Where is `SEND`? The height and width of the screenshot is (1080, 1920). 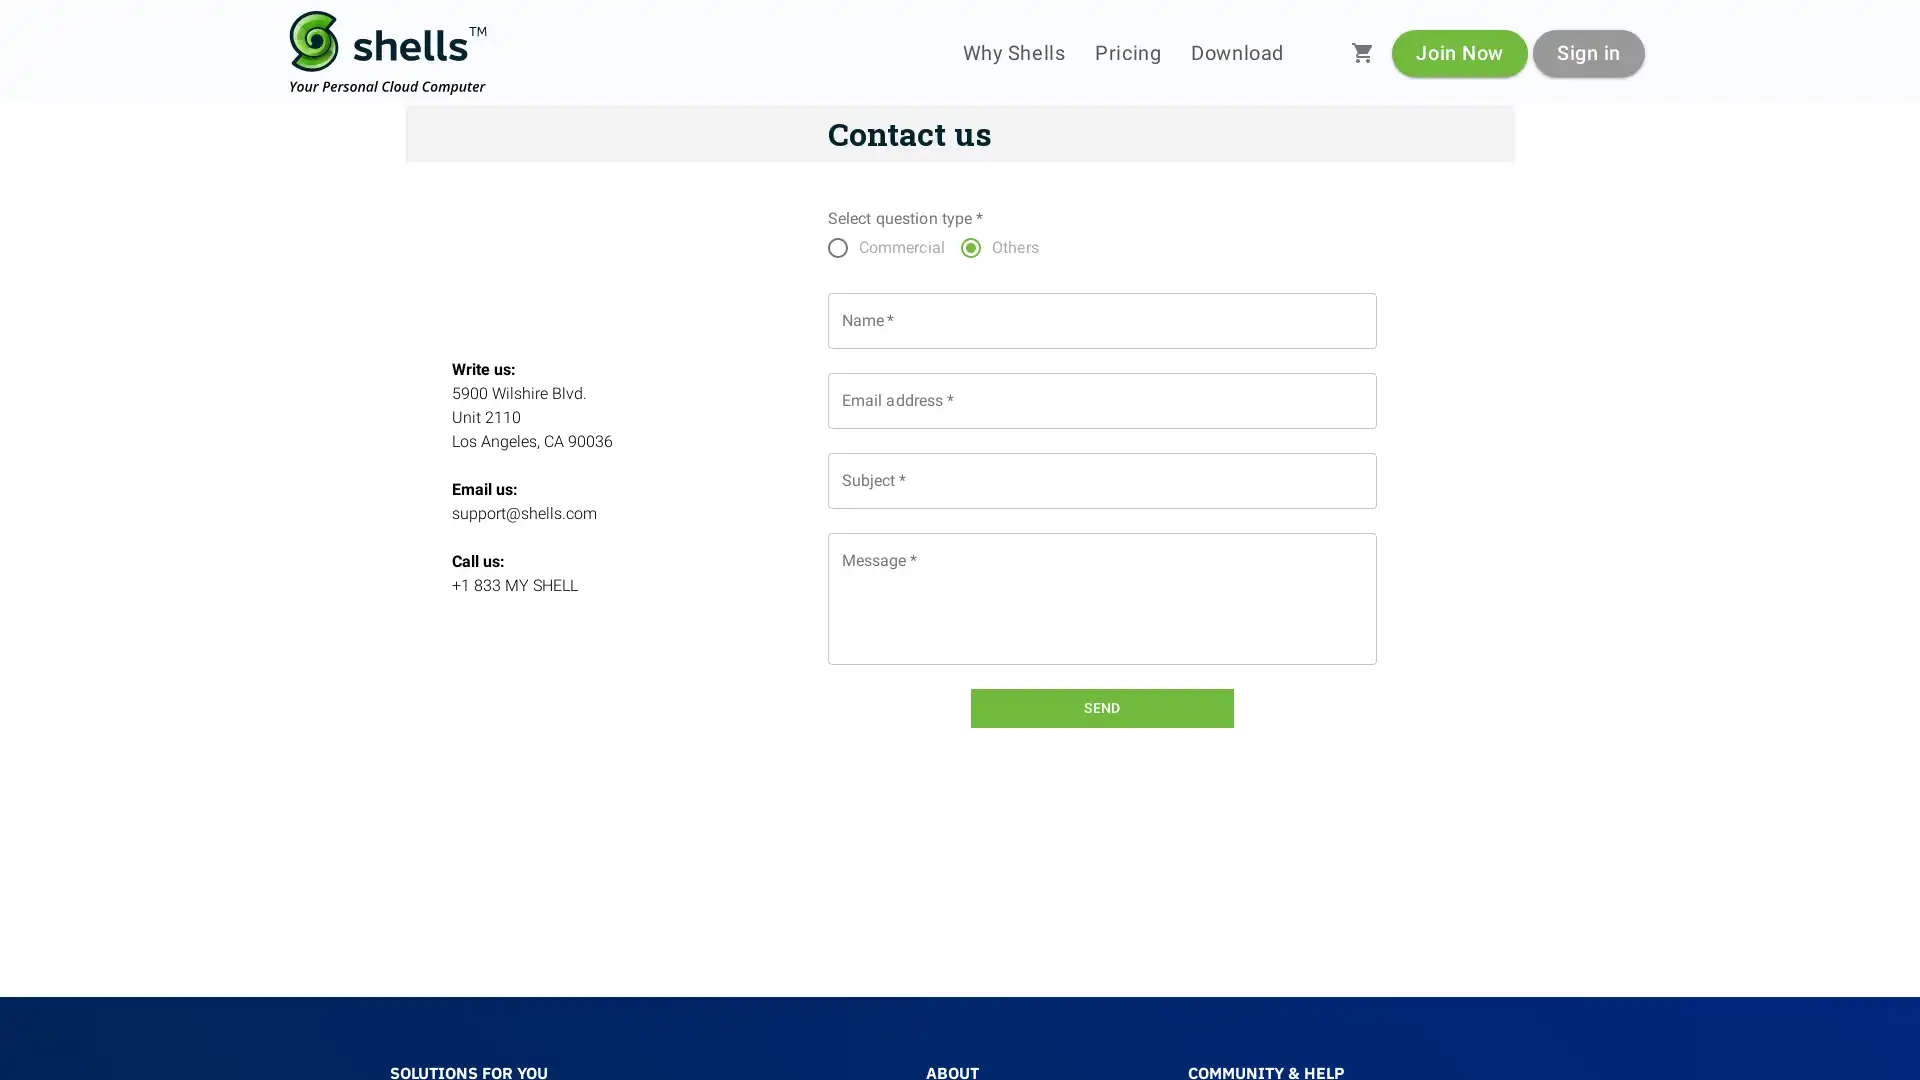
SEND is located at coordinates (1101, 707).